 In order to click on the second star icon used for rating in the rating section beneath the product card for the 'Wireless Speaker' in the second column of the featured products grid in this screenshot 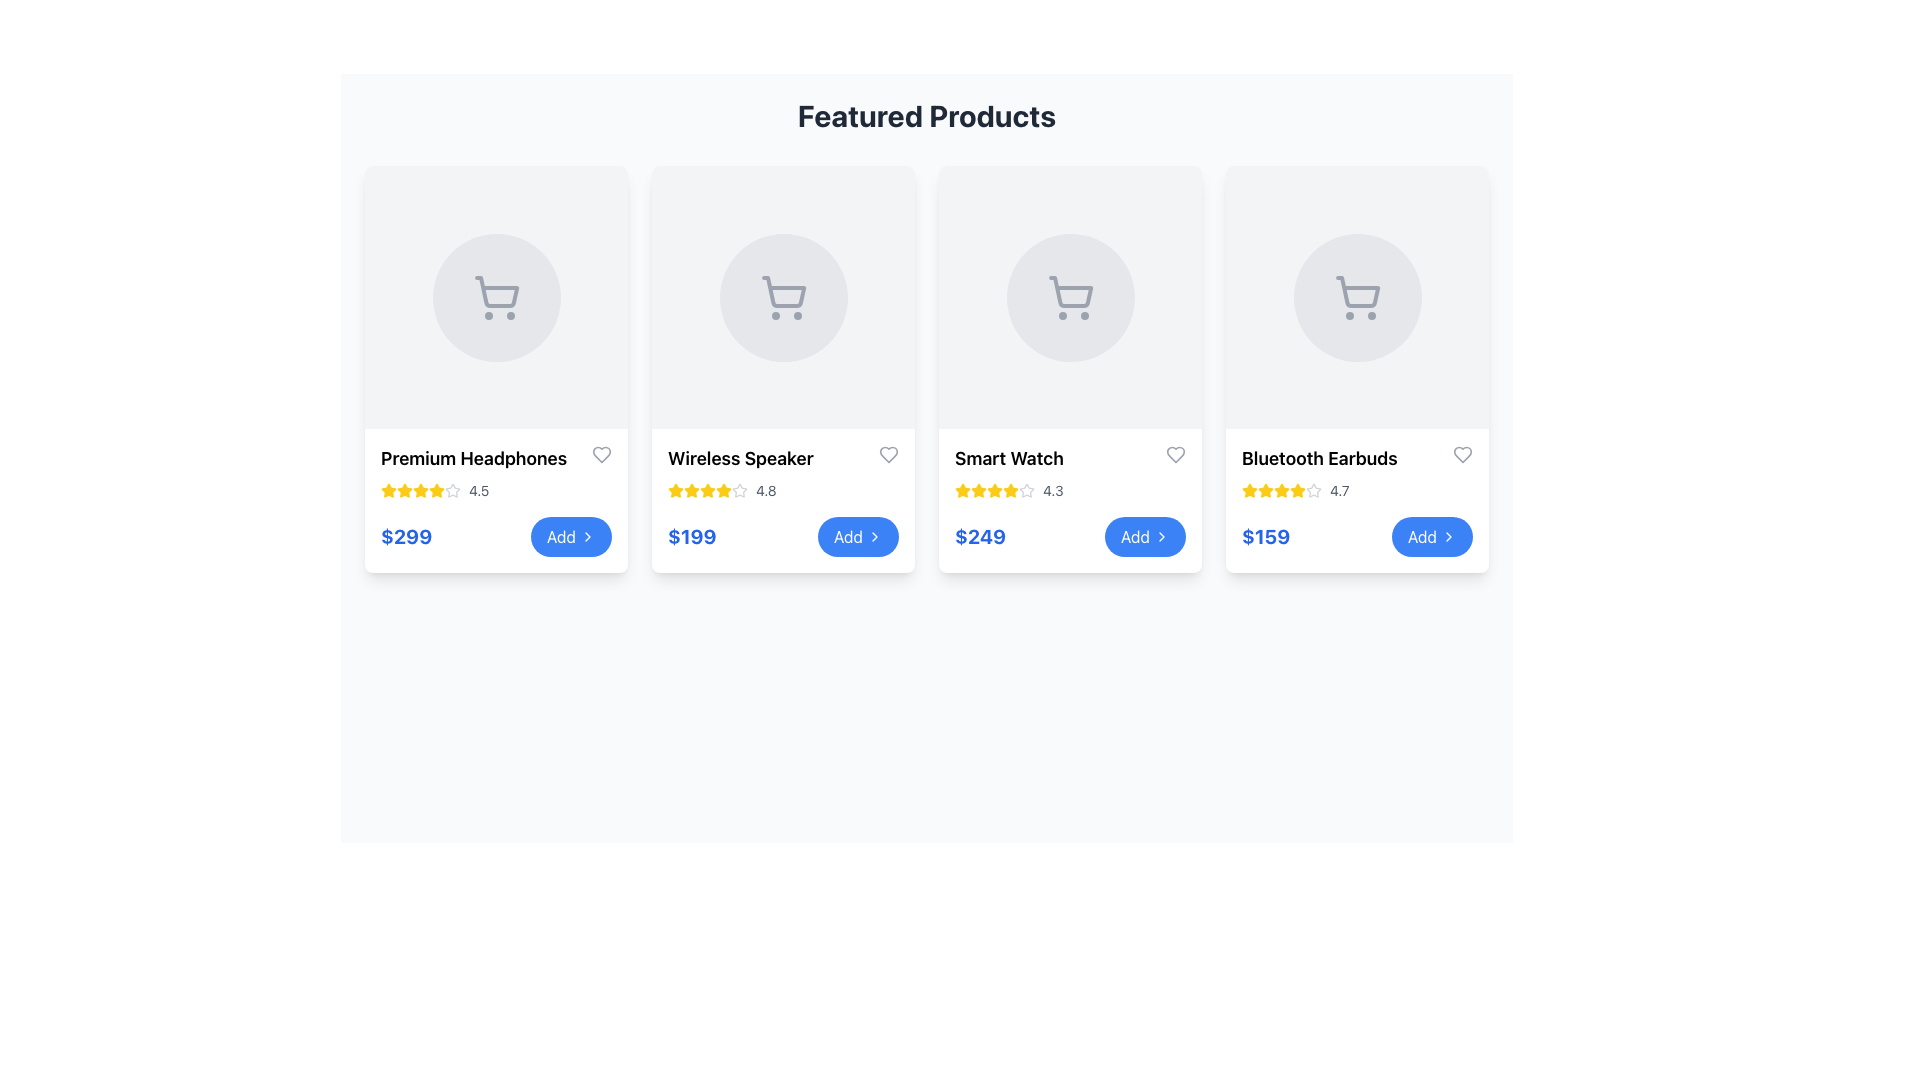, I will do `click(738, 490)`.